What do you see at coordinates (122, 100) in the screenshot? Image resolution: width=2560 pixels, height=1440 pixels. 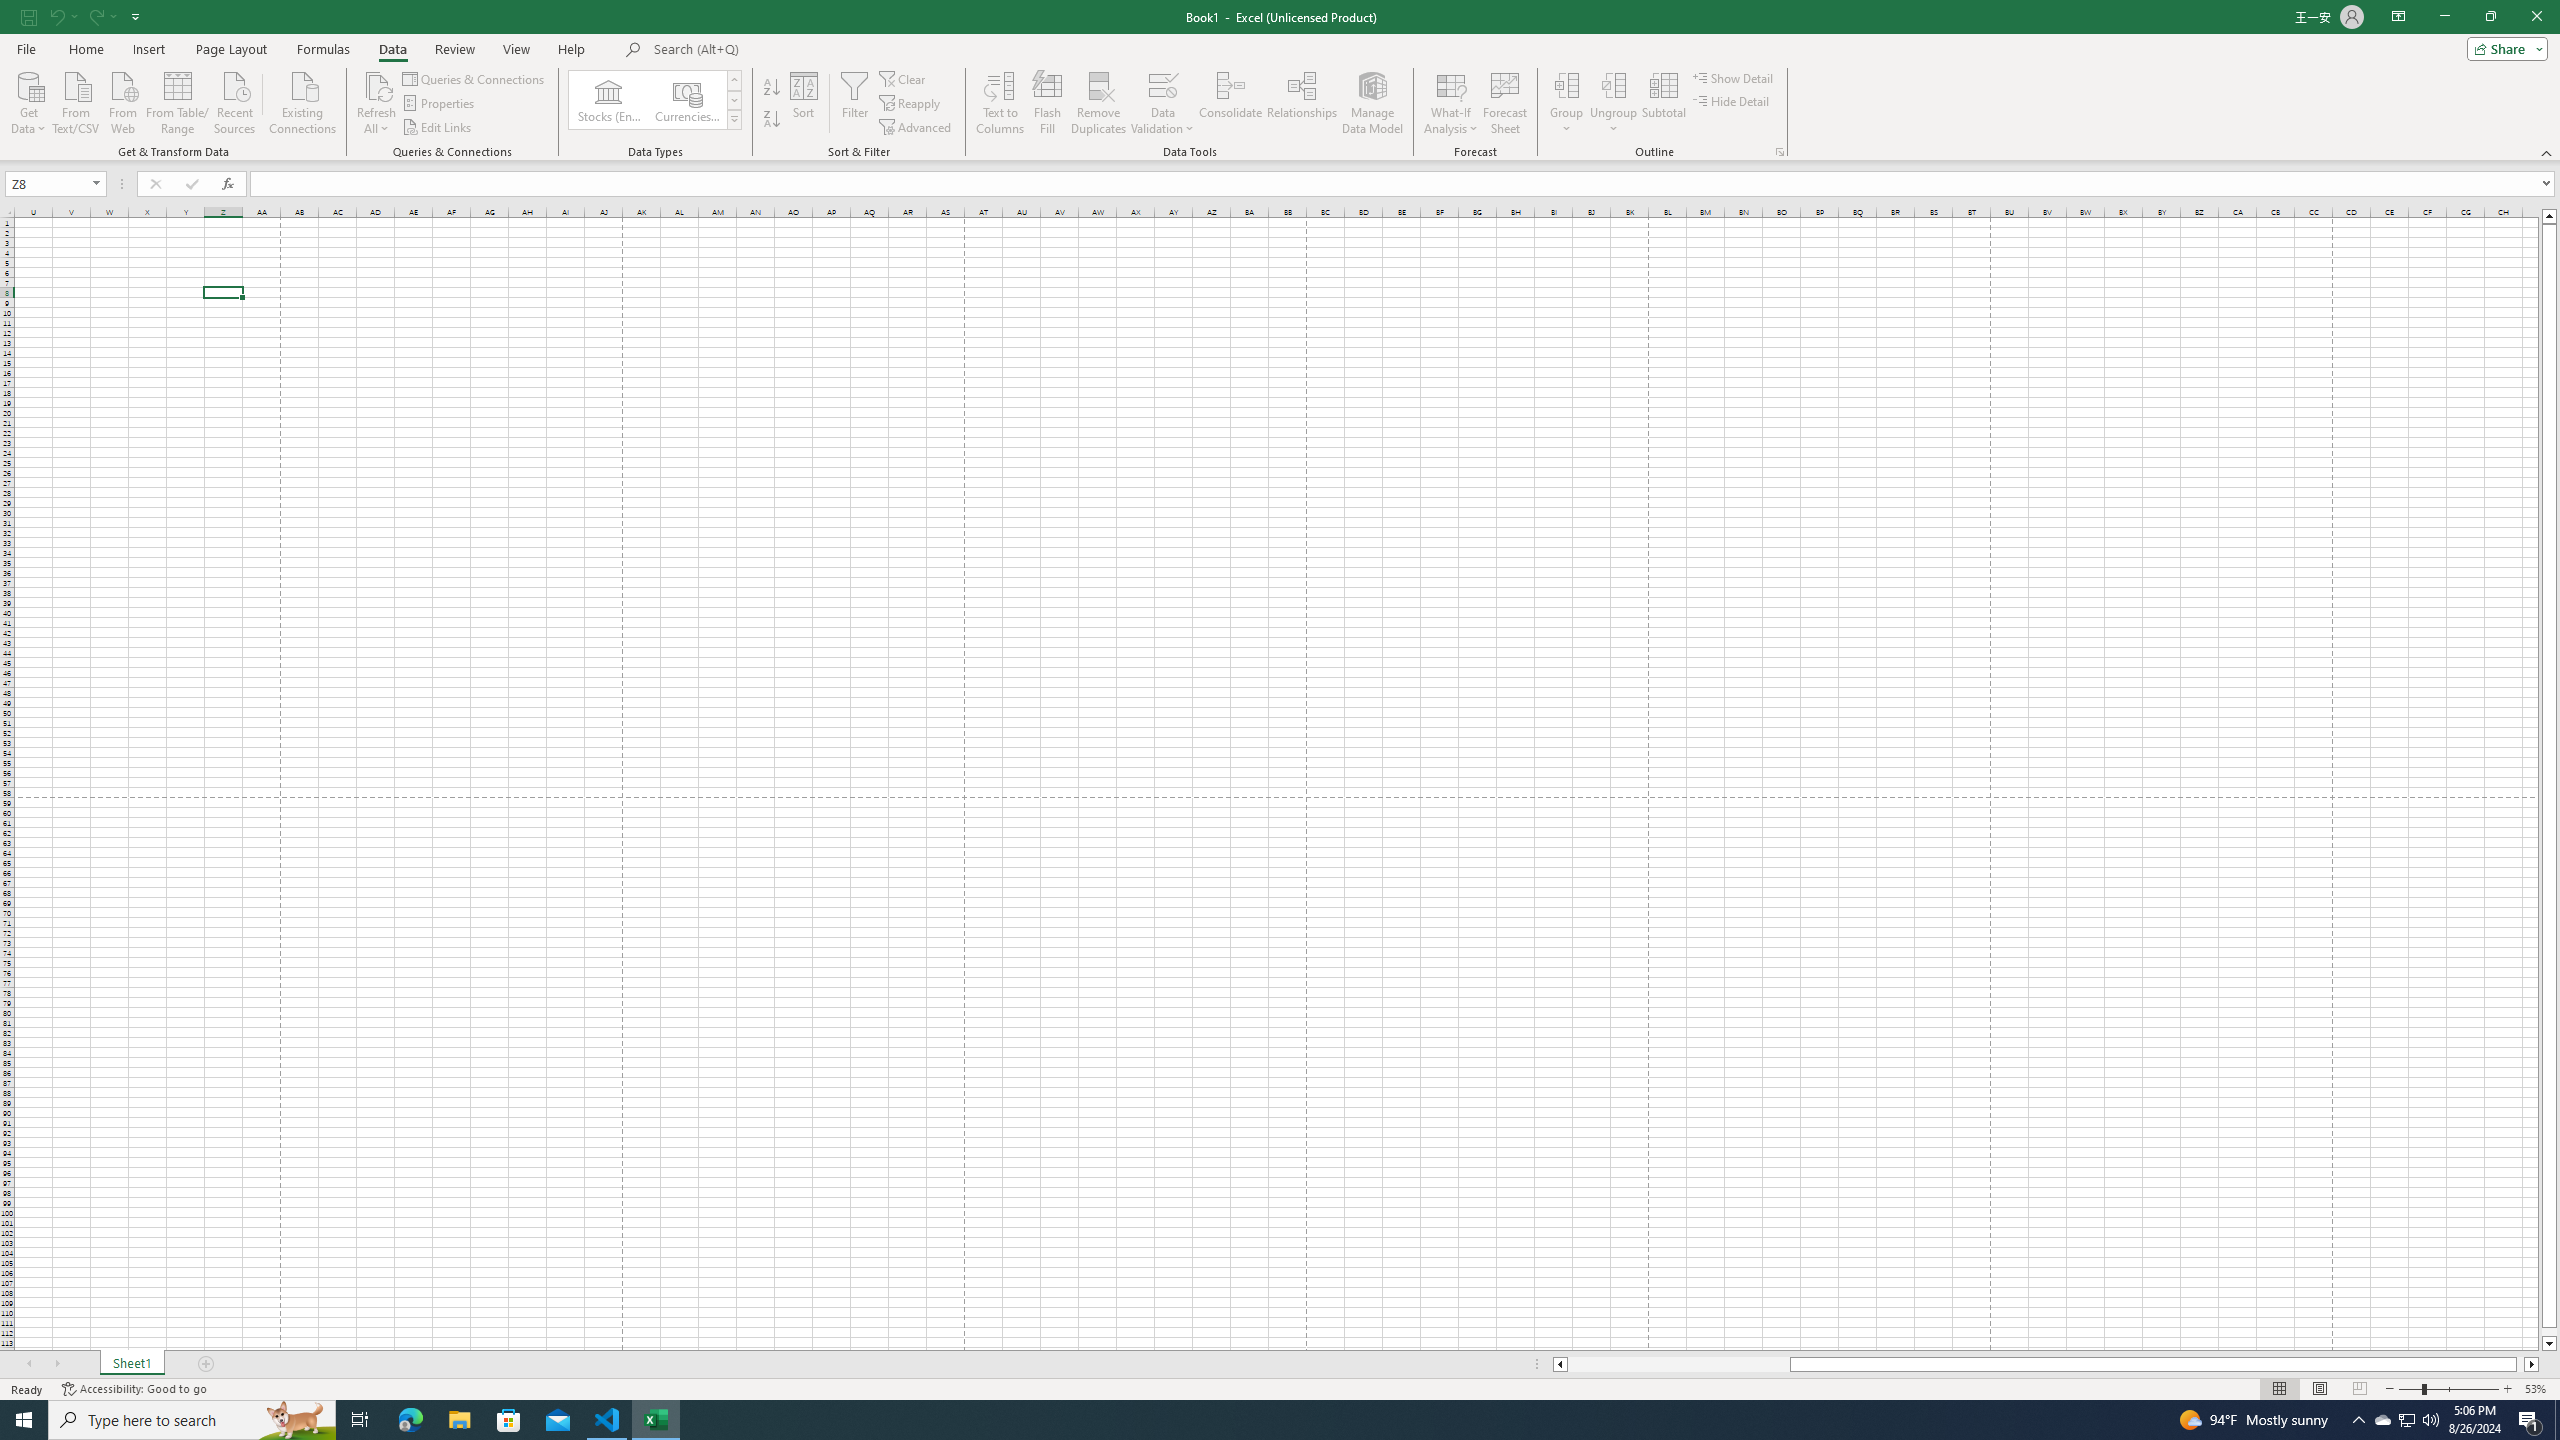 I see `'From Web'` at bounding box center [122, 100].